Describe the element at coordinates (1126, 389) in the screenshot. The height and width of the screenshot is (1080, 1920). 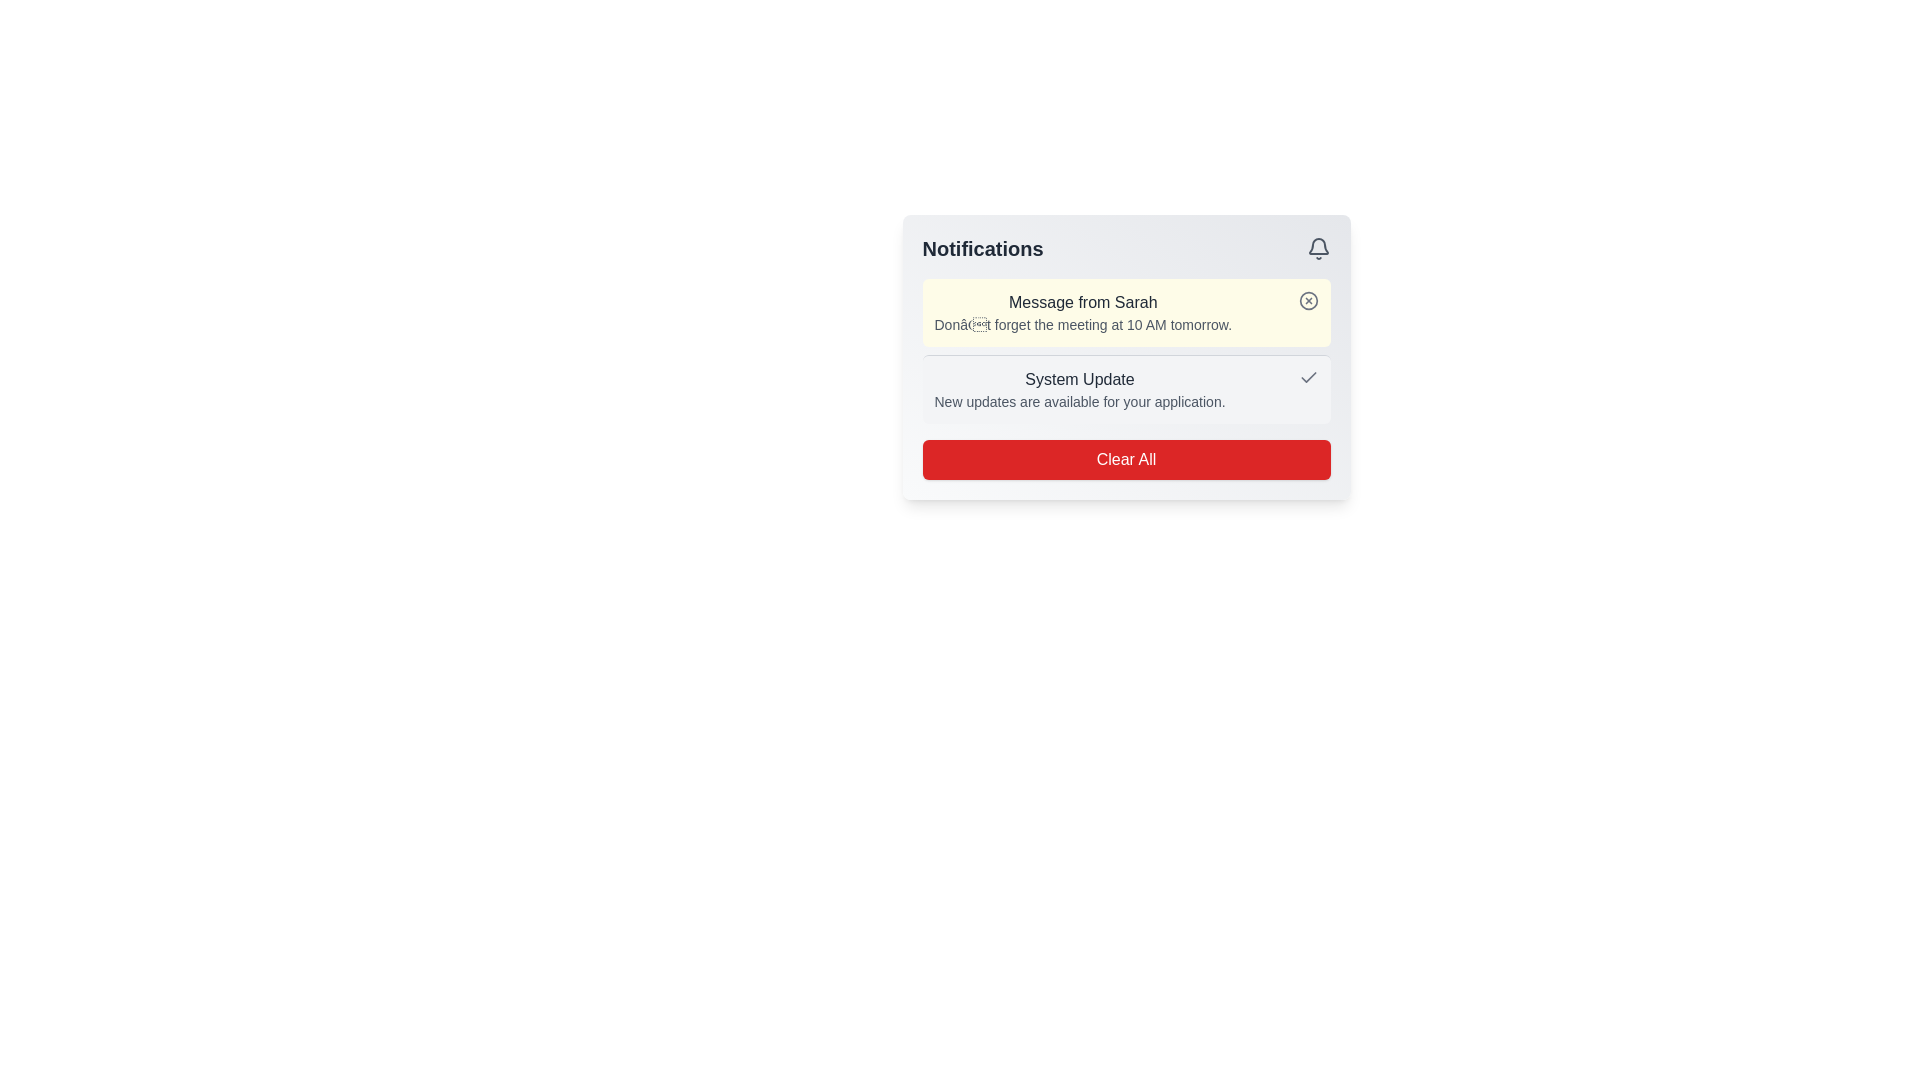
I see `text block containing the update information located in the second notification block of the 'Notifications' panel, positioned below 'Message from Sarah' and above the 'Clear All' button` at that location.